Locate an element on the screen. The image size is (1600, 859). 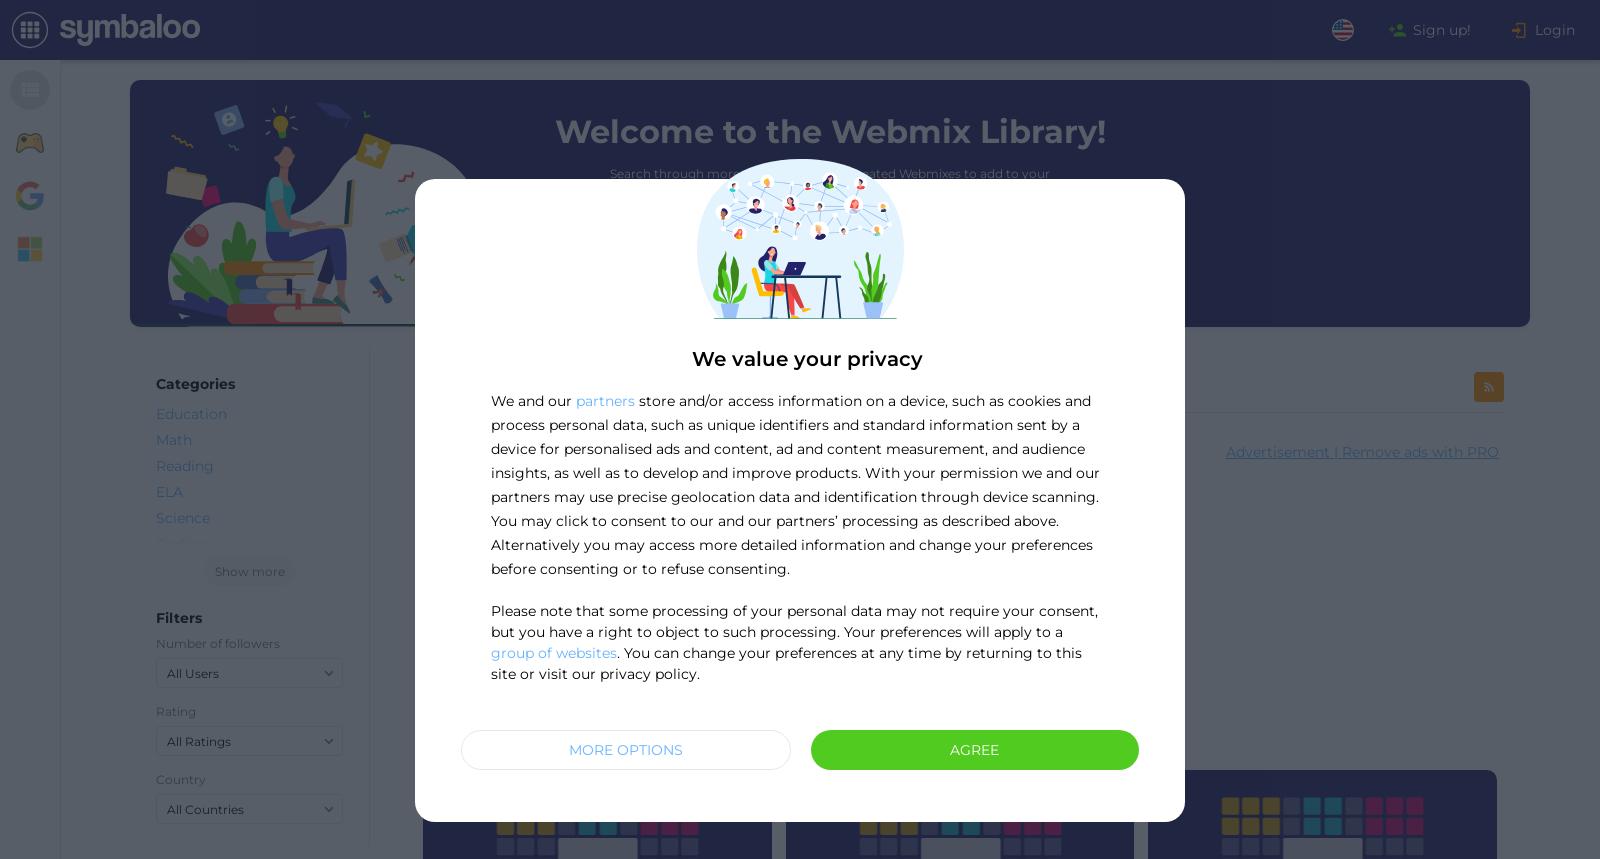
'AZTECH Finding Good Apps' is located at coordinates (932, 588).